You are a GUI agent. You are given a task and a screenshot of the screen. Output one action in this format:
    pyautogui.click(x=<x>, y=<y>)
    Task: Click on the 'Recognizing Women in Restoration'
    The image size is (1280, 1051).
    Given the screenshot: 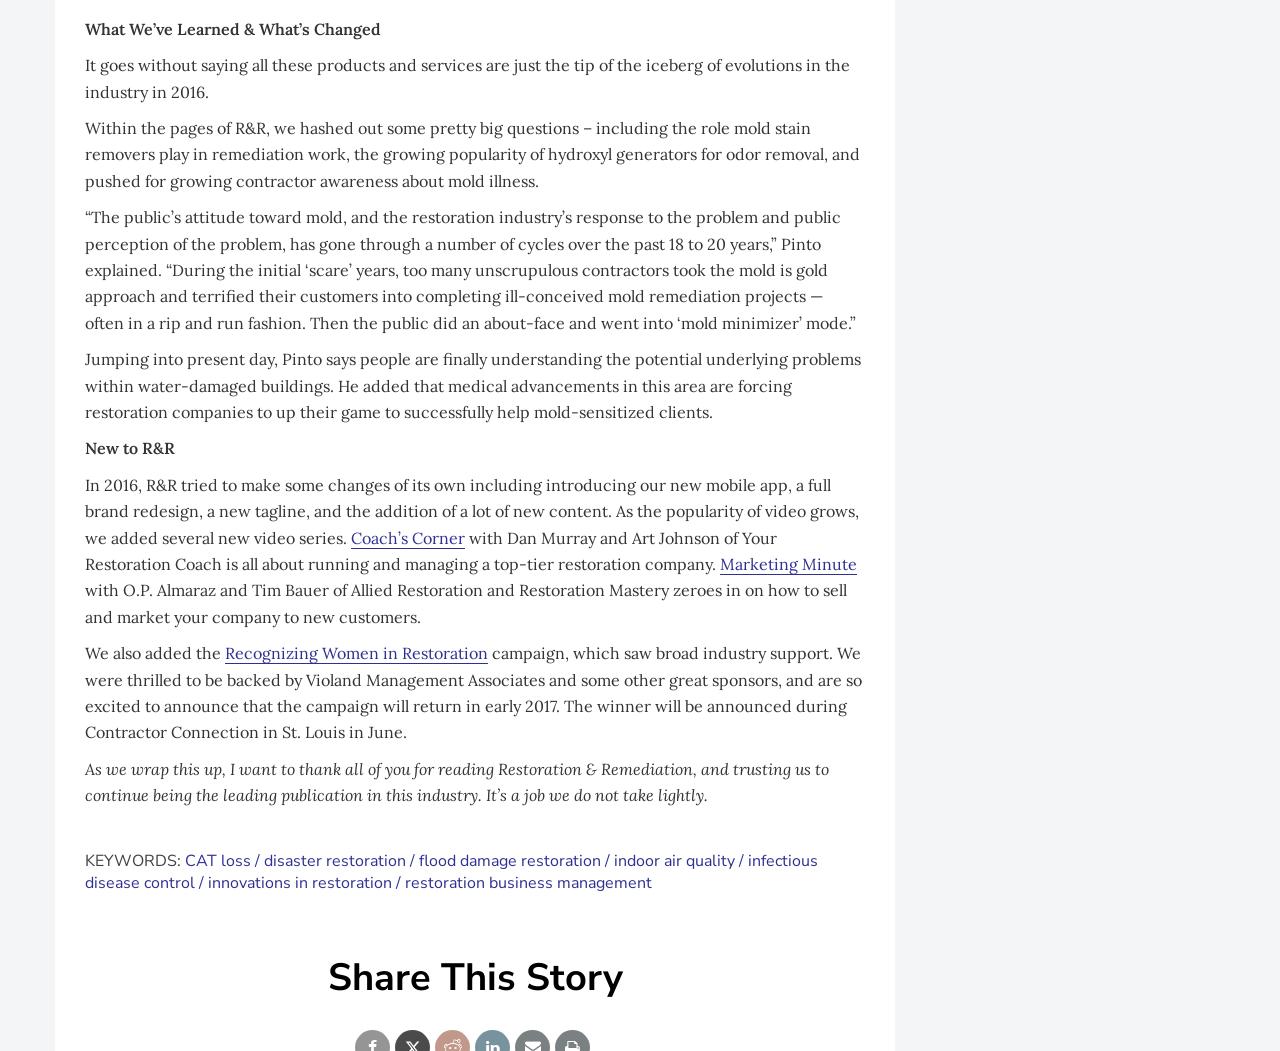 What is the action you would take?
    pyautogui.click(x=356, y=652)
    